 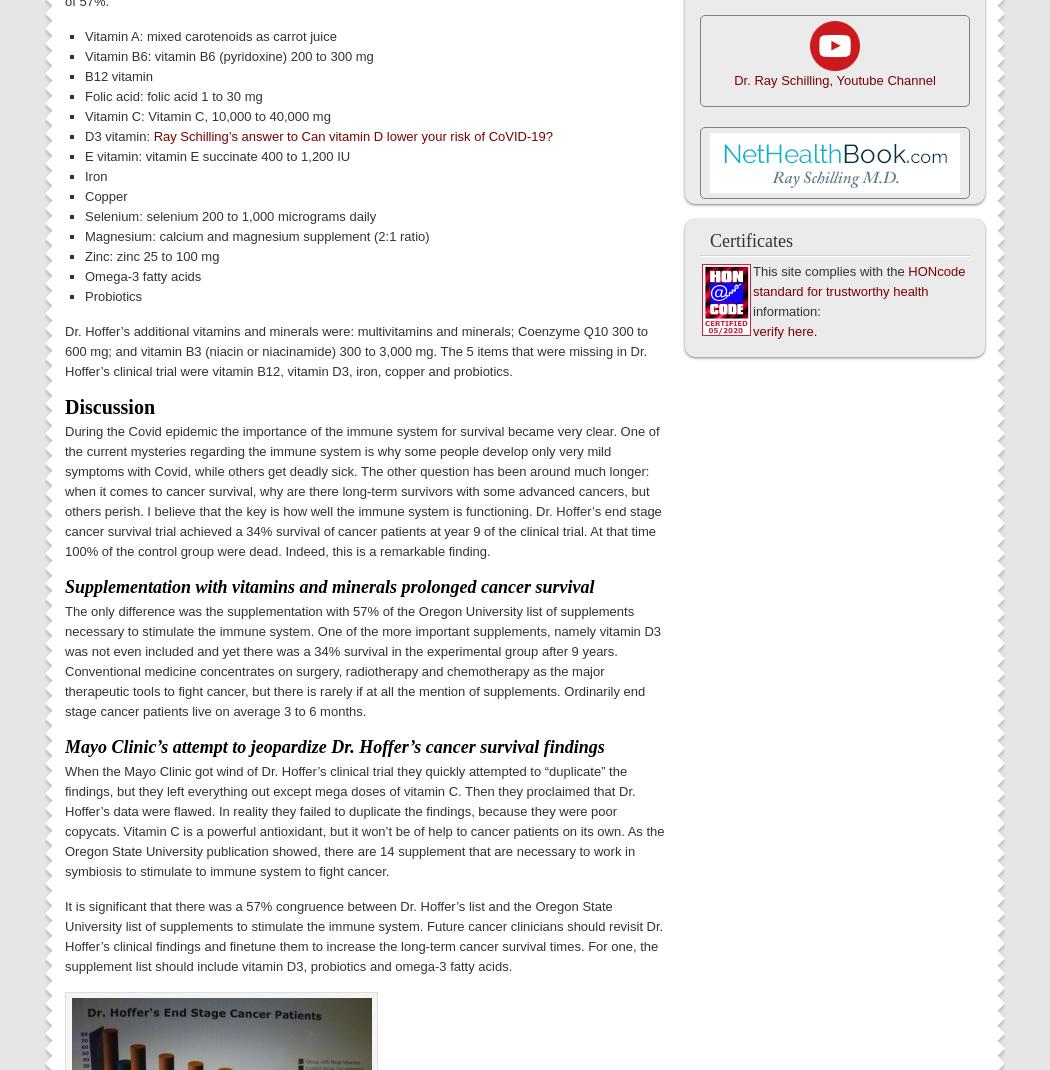 I want to click on 'Dr. Ray Schilling, Youtube Channel', so click(x=834, y=79).